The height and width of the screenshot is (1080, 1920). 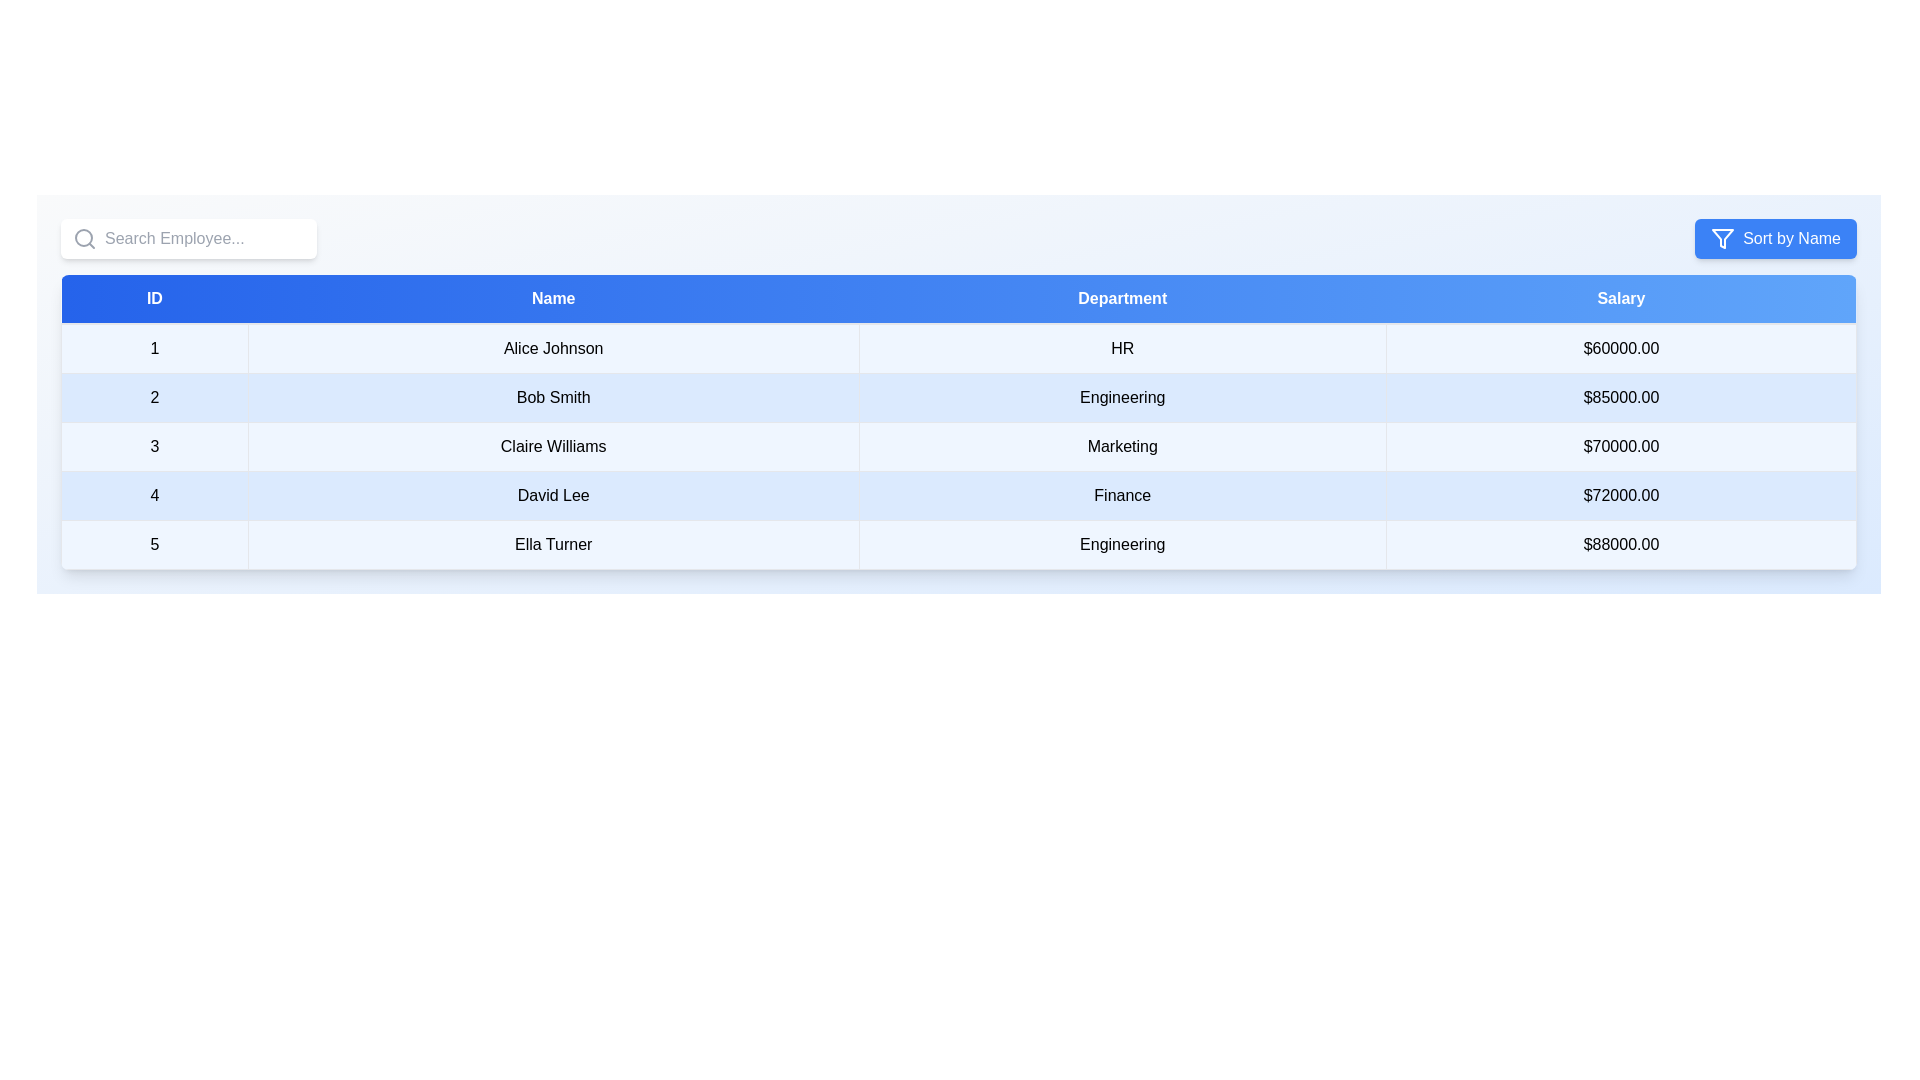 I want to click on to select the fourth visible table row representing the data entry for David Lee, which is located below the row with ID 3 and above the row with ID 5, so click(x=958, y=495).